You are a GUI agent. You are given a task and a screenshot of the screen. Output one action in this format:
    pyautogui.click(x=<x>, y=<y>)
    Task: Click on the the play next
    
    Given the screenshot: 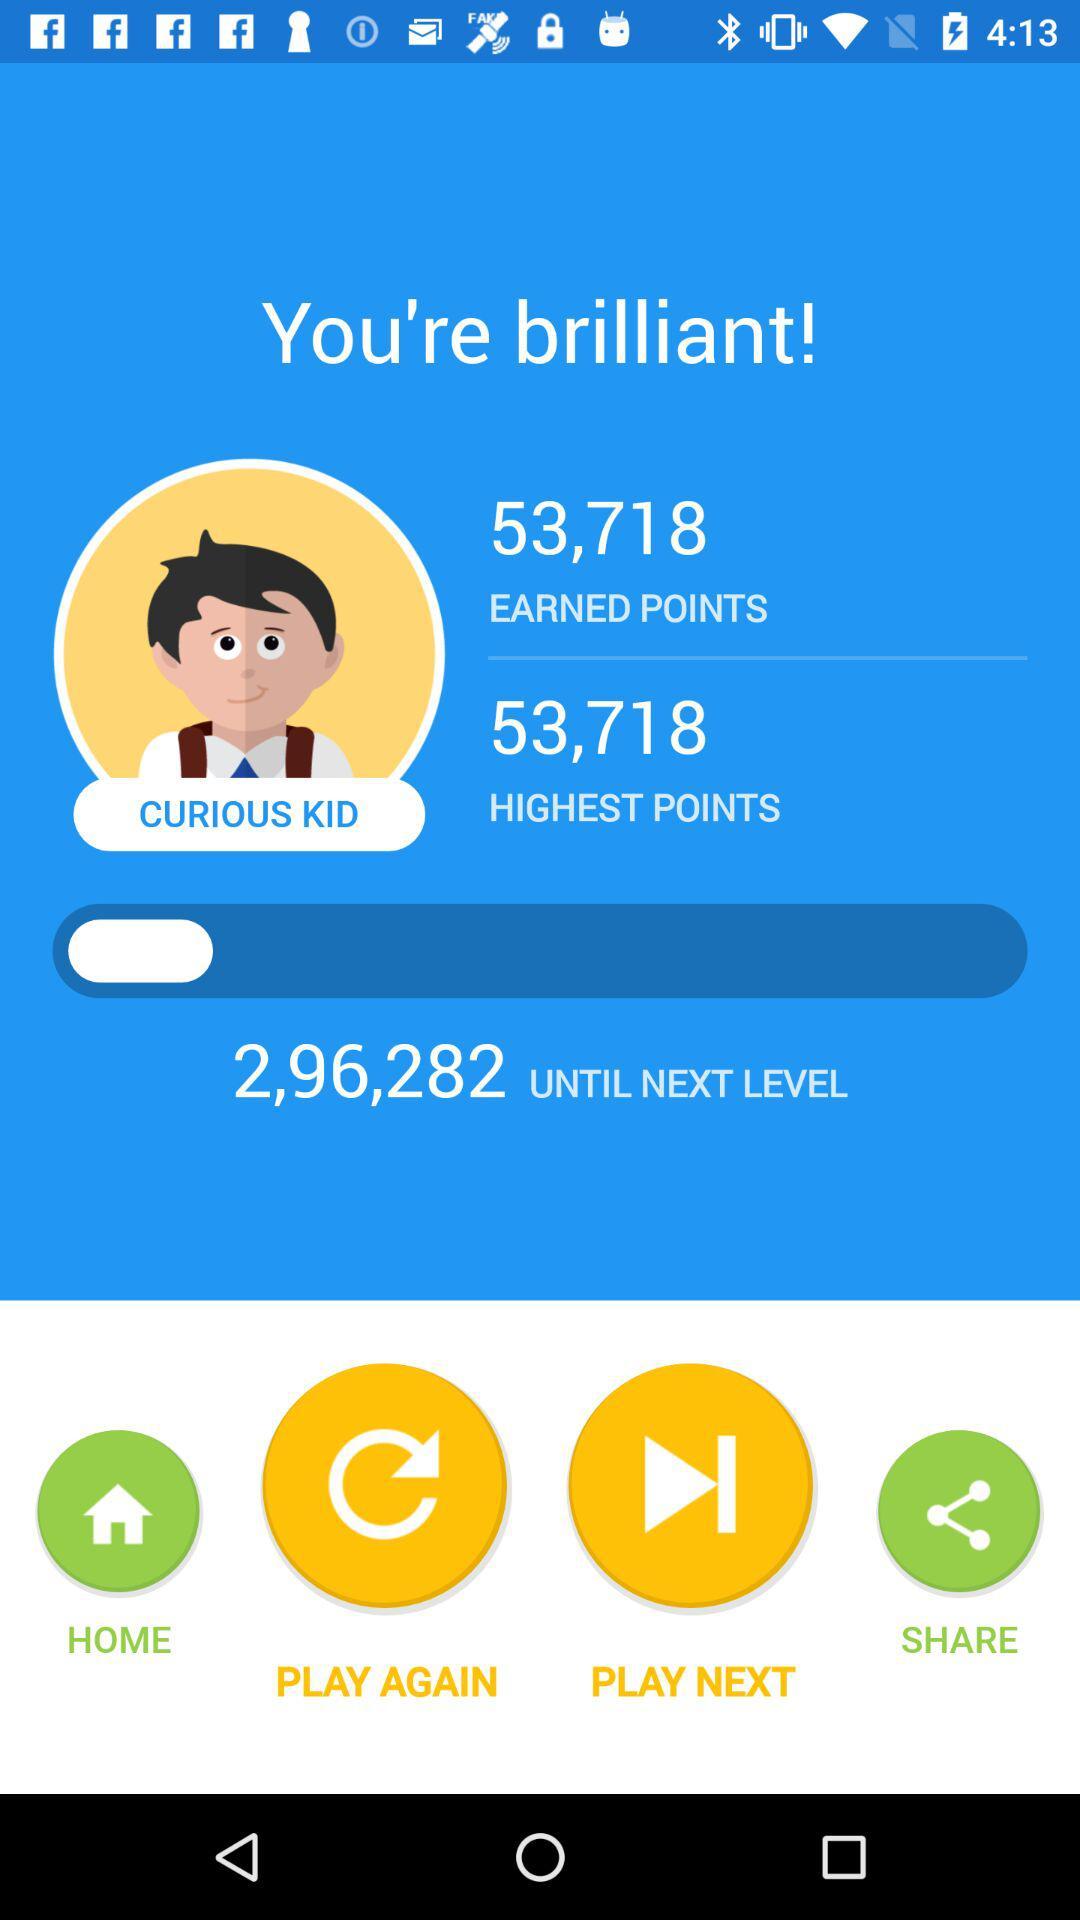 What is the action you would take?
    pyautogui.click(x=691, y=1680)
    